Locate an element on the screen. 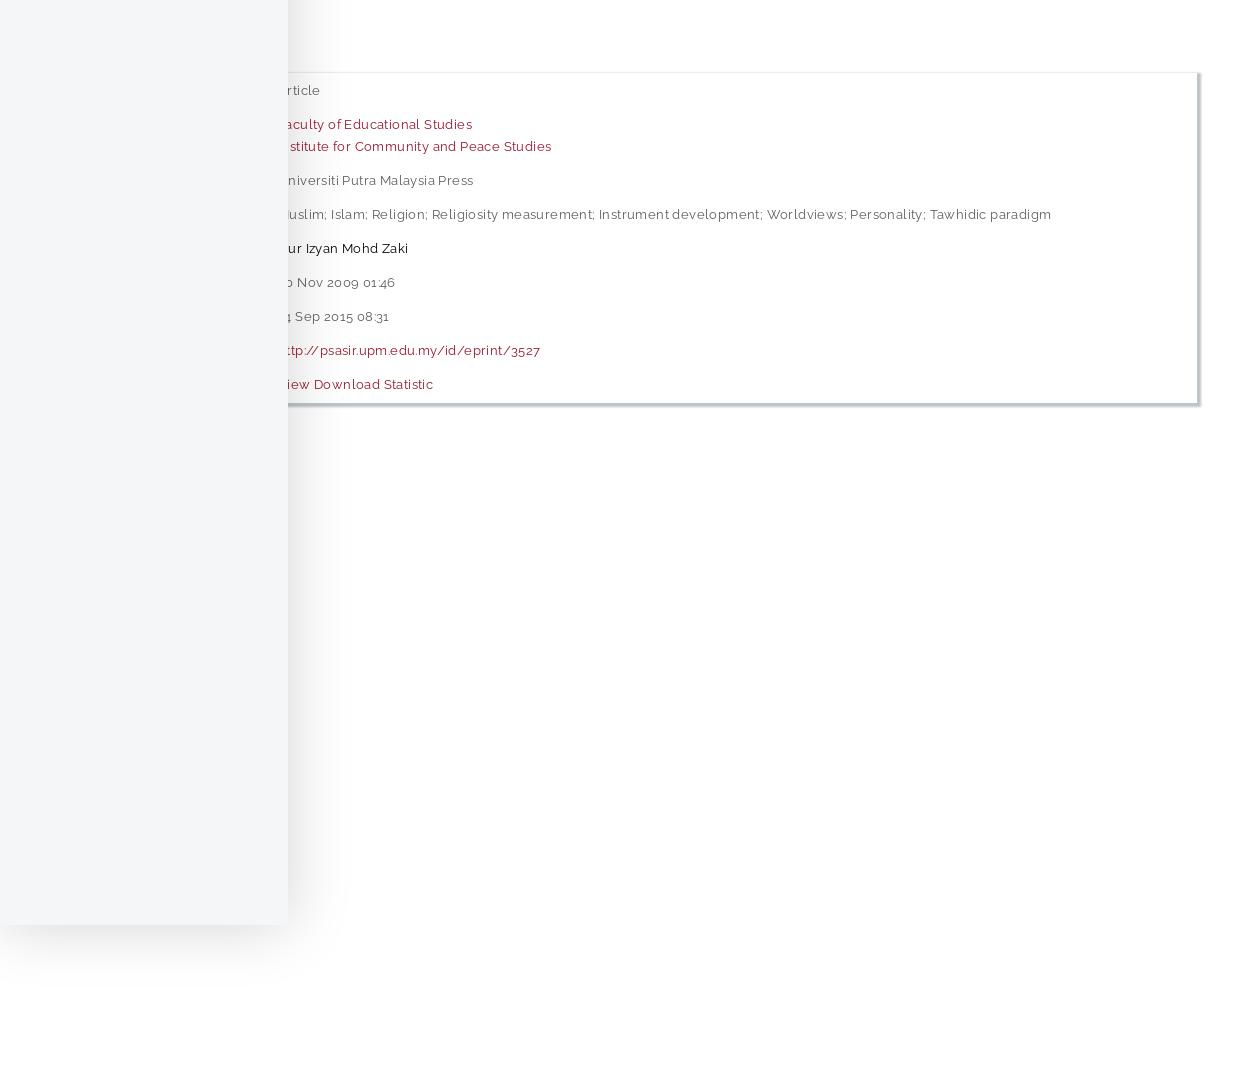  'Depositing User:' is located at coordinates (141, 247).